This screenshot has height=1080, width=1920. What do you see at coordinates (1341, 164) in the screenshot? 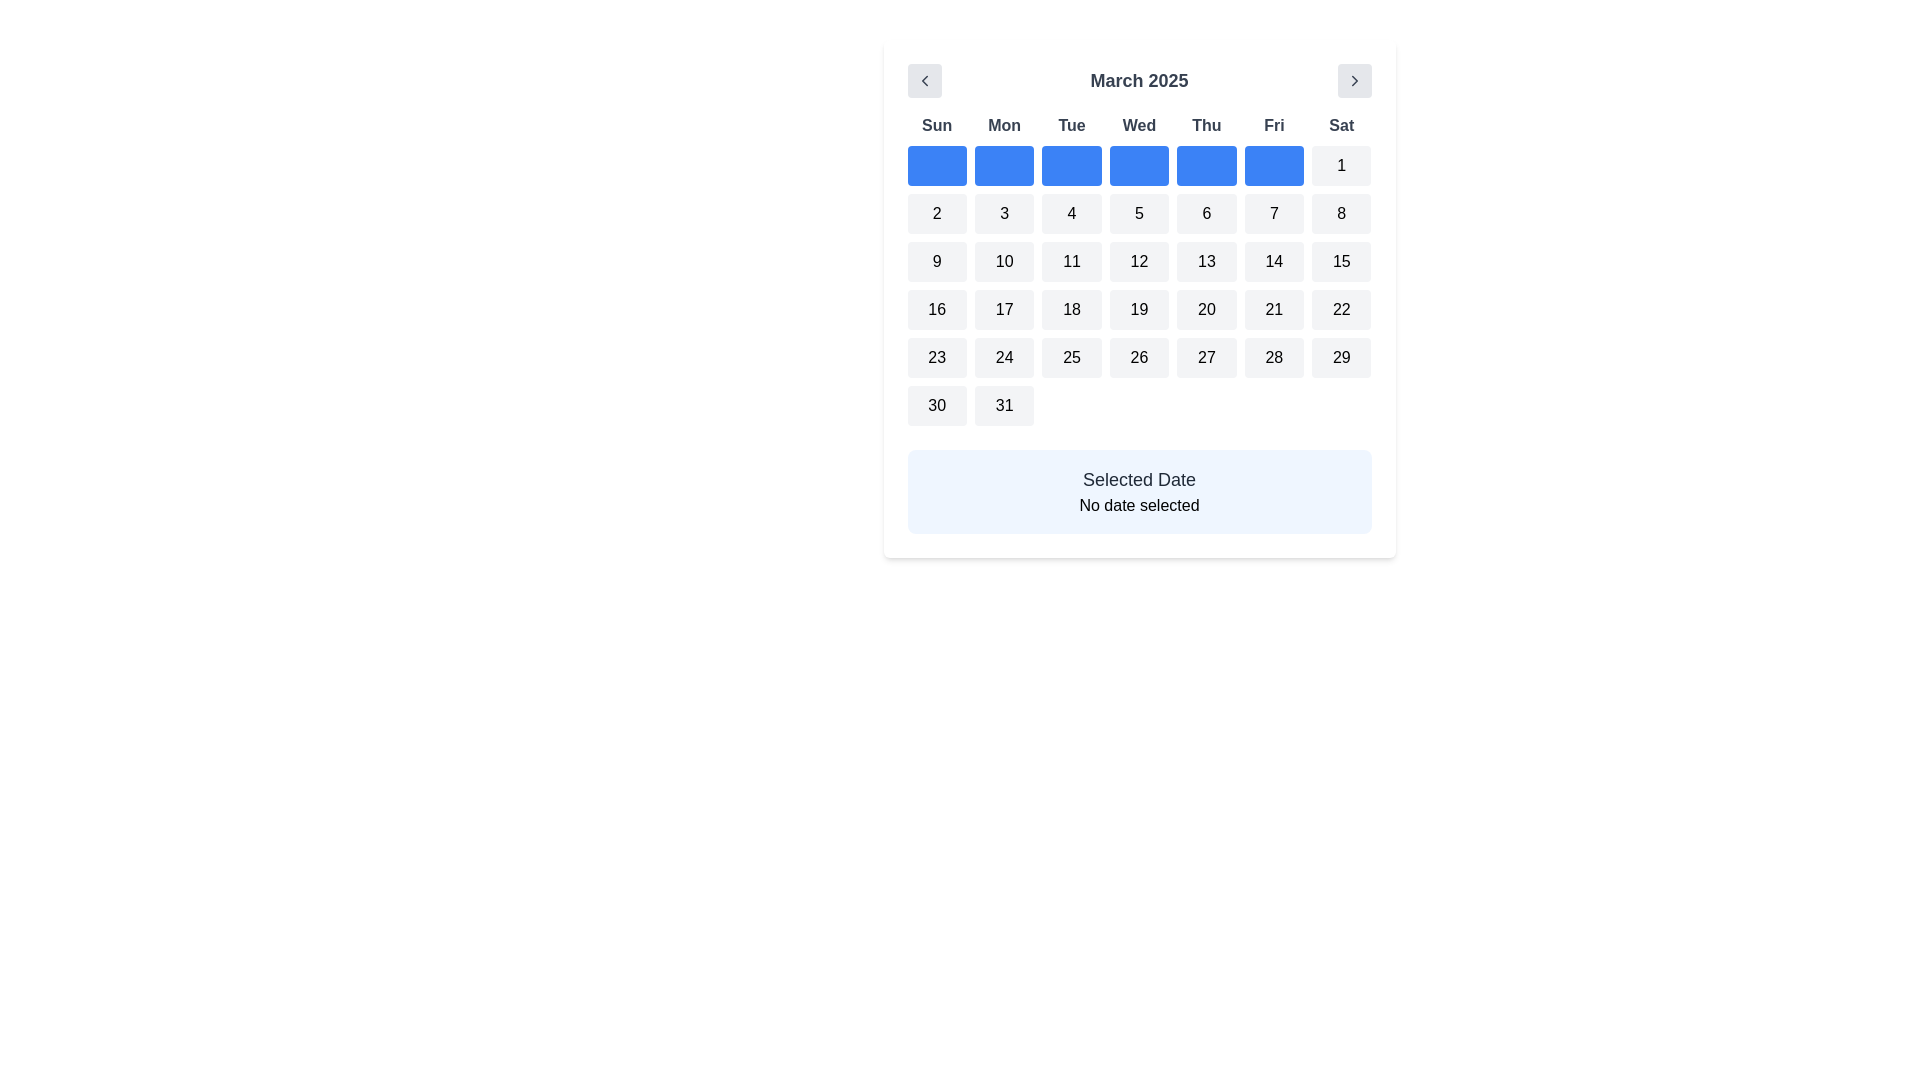
I see `the rectangular button with a light gray background and centered black text displaying the number '1' in the March 2025 calendar grid, located under the 'Sat' column` at bounding box center [1341, 164].